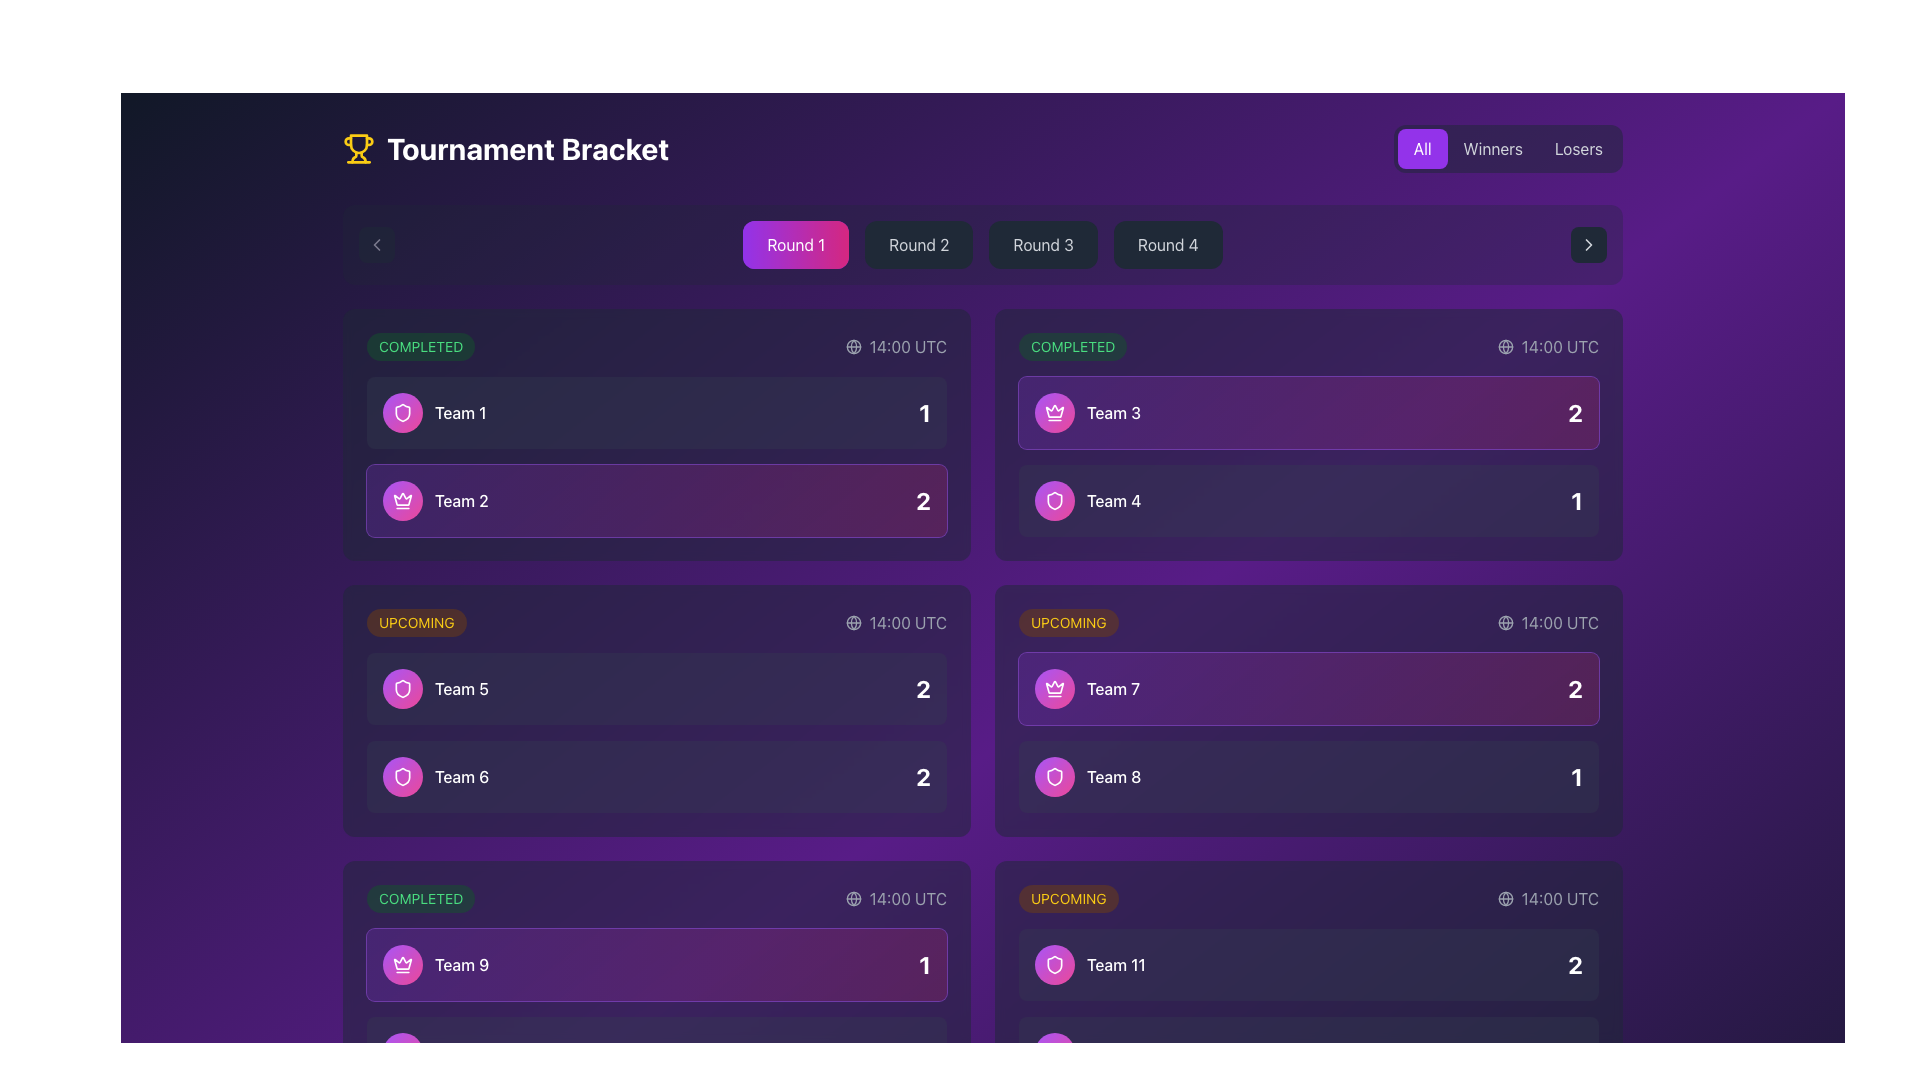 This screenshot has height=1080, width=1920. Describe the element at coordinates (1086, 688) in the screenshot. I see `text of the team name label located in the second row of the right column, positioned to the right of a circular gradient icon with a crown` at that location.